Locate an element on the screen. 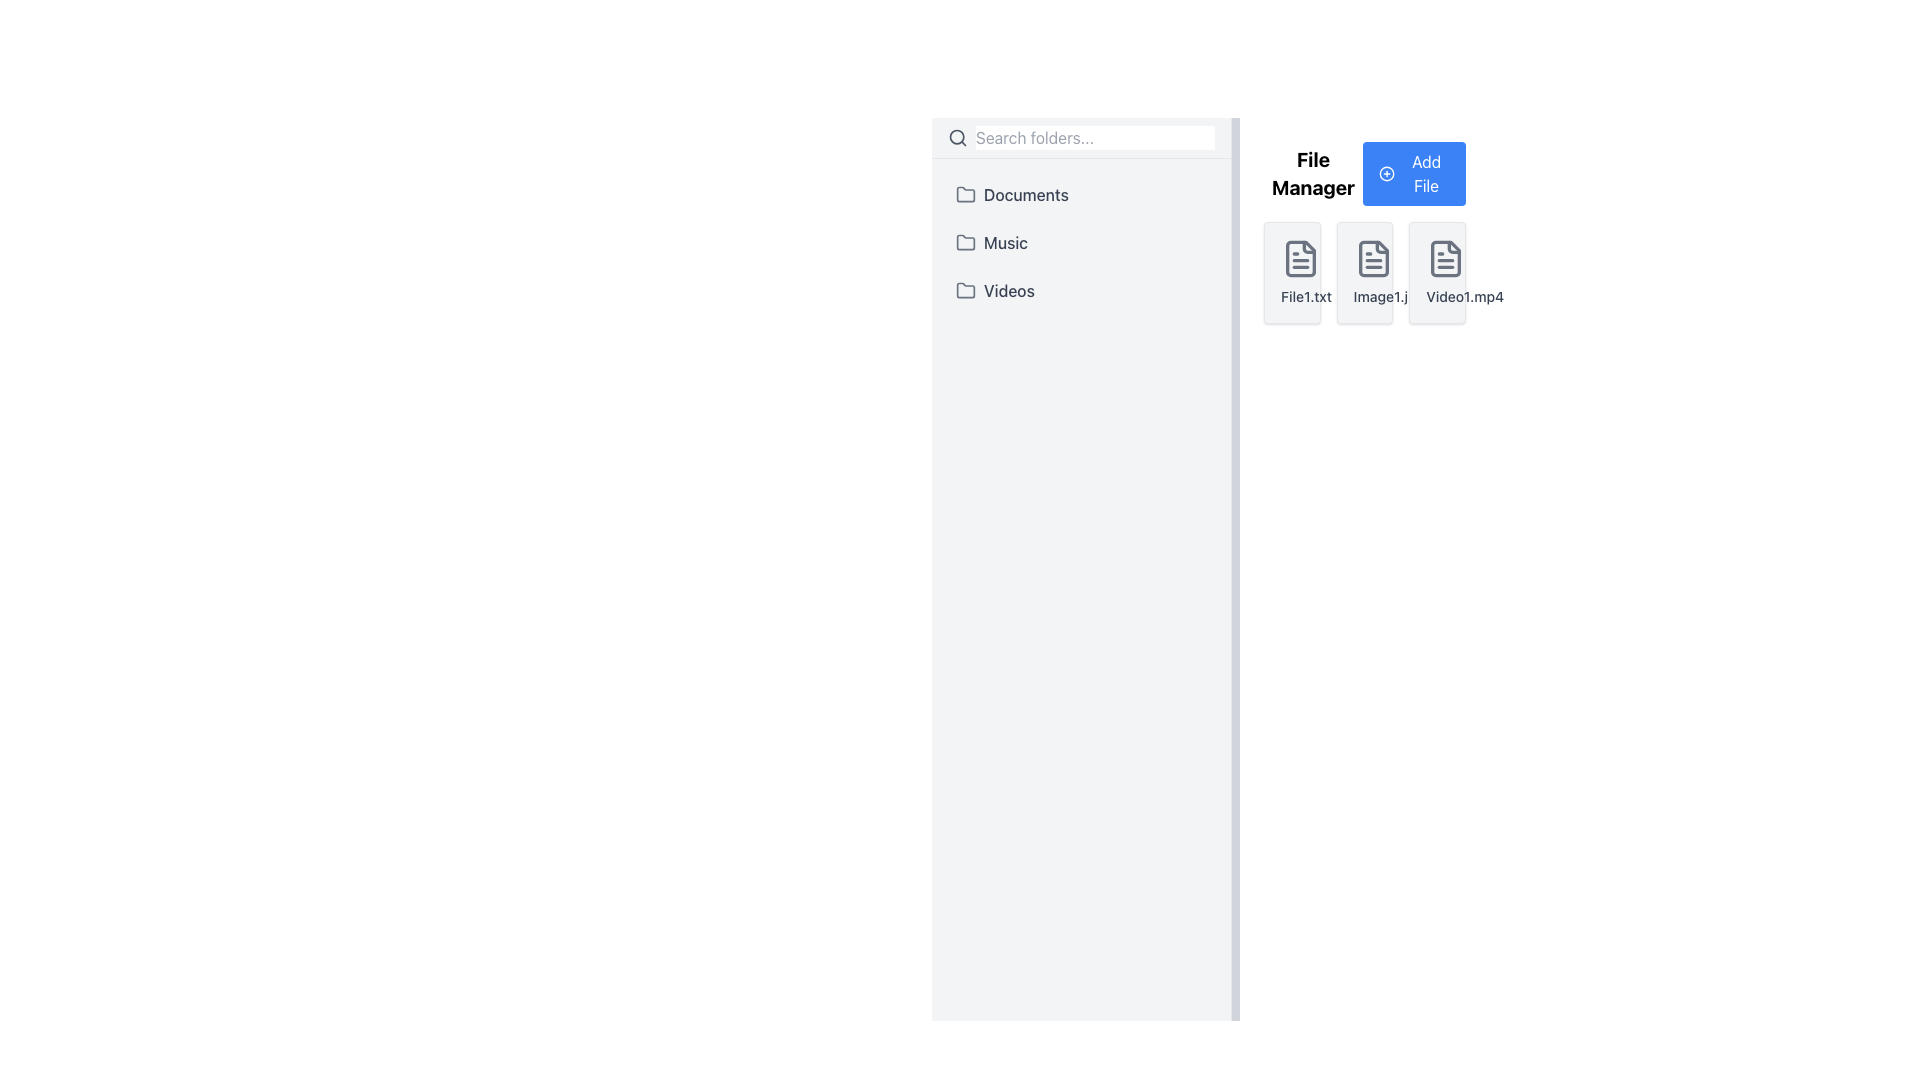  the first file card labeled 'File1.txt' in the 'File Manager' section, which has a gray background and a document icon is located at coordinates (1292, 273).